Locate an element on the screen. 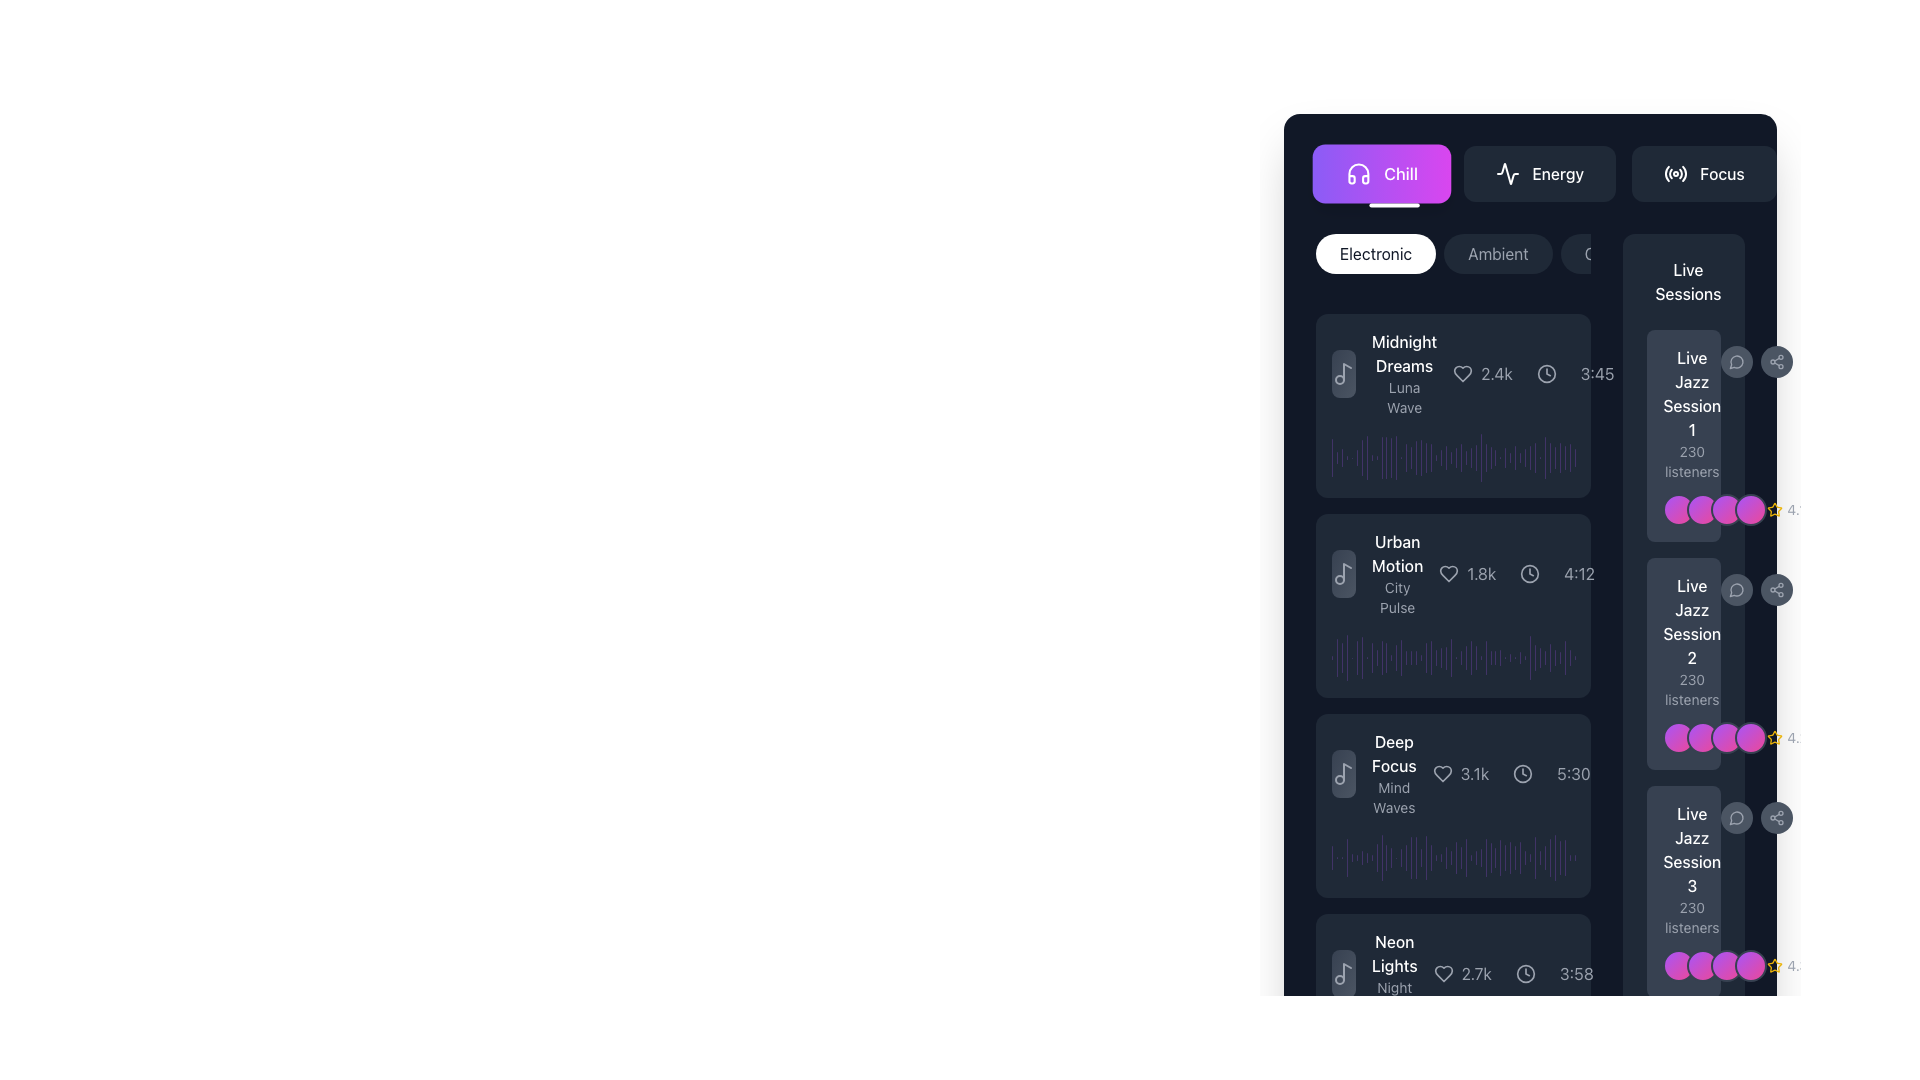 The width and height of the screenshot is (1920, 1080). the text display showing '3.1k', styled in light grey on a dark blue background, located next to a heart icon and part of the 'Deep Focus' list entry is located at coordinates (1474, 773).